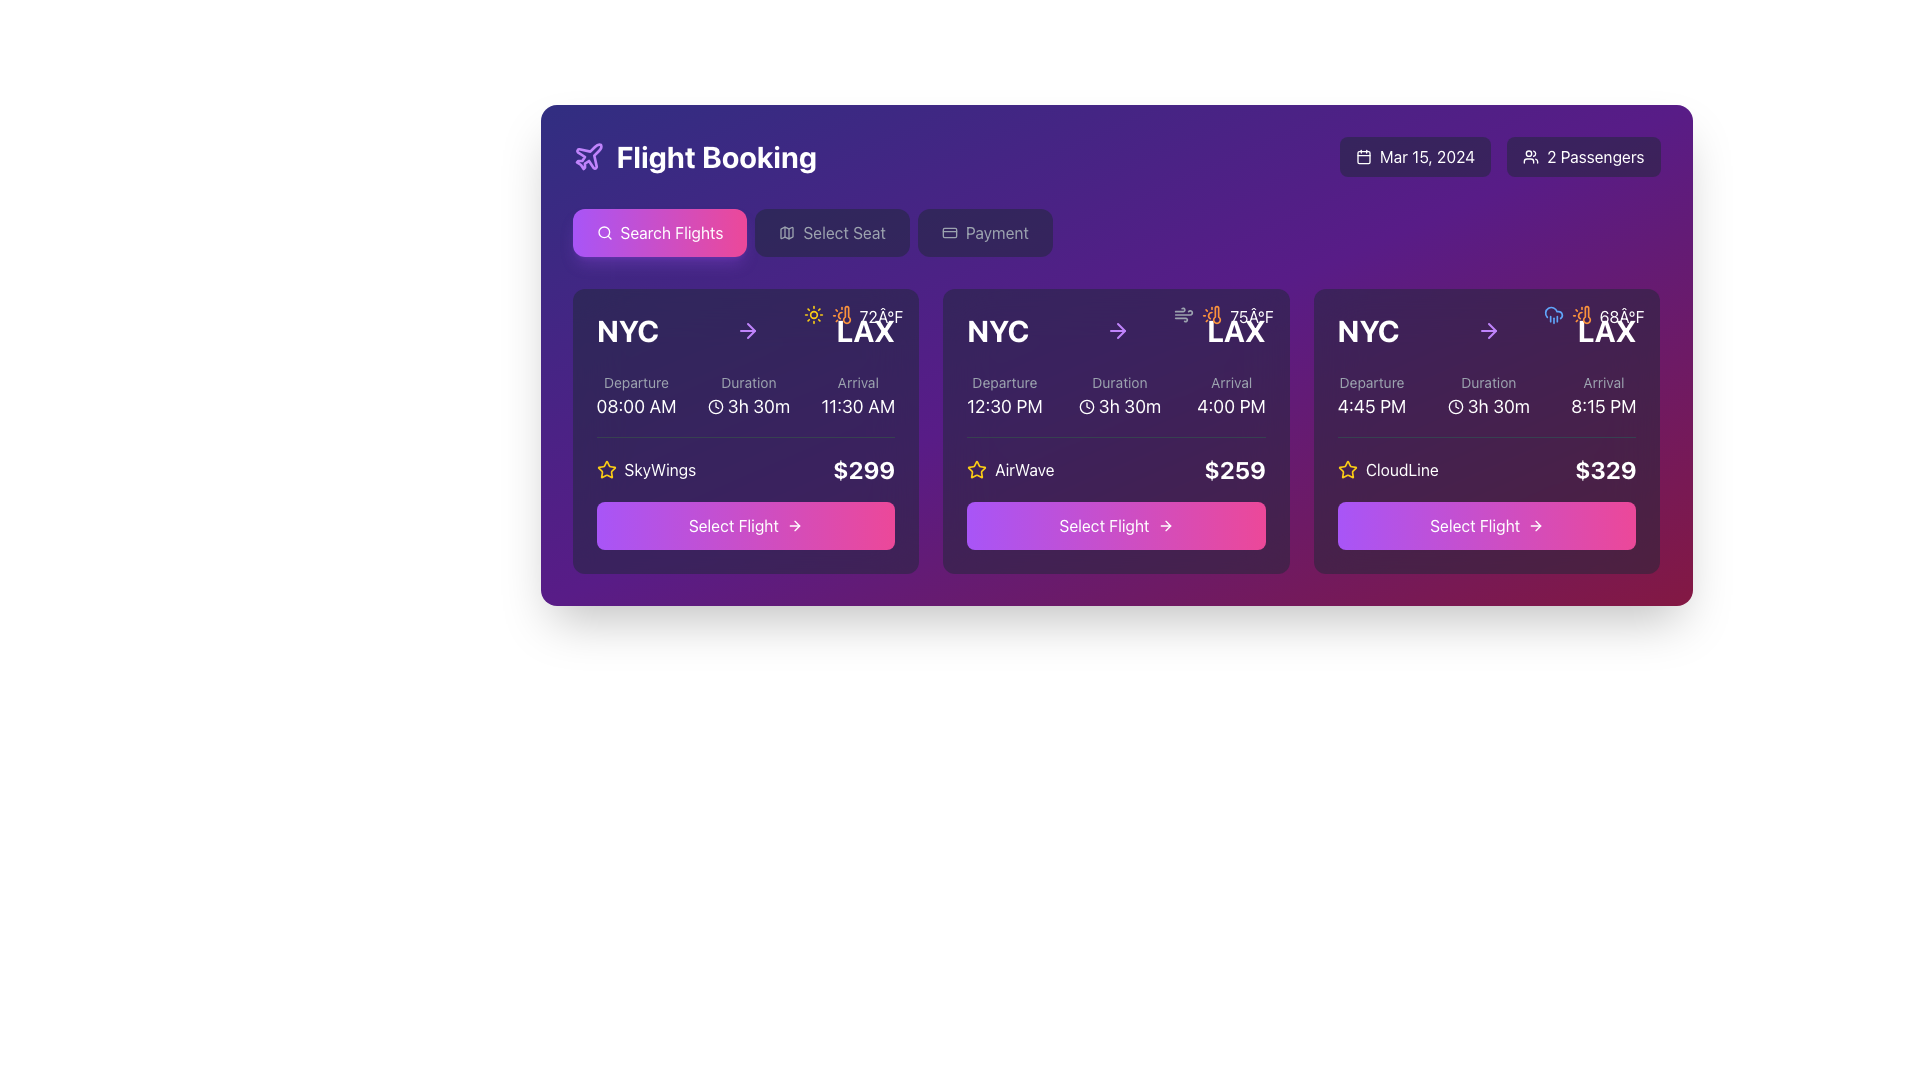 The height and width of the screenshot is (1080, 1920). I want to click on the CloudLine service indicator, which includes a star icon and the text label, so click(1387, 470).